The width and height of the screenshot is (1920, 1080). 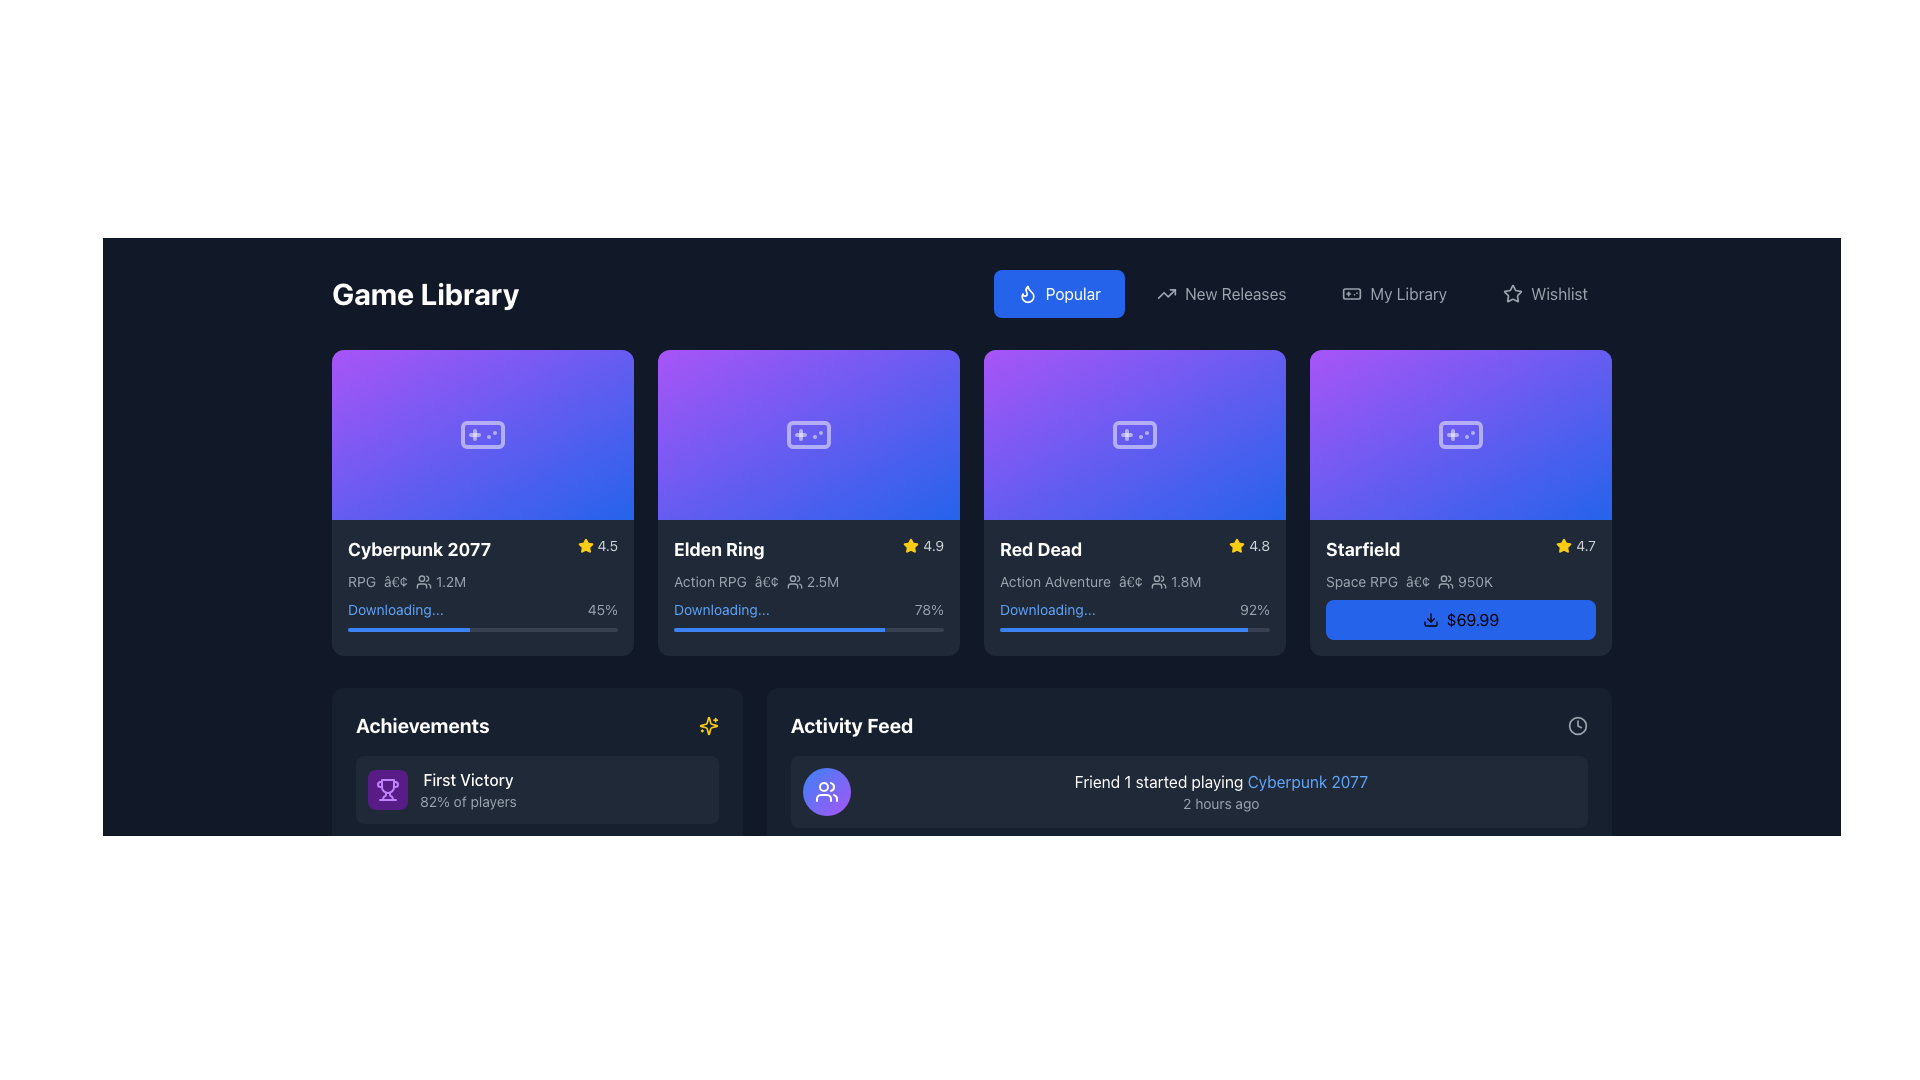 I want to click on the decorative graphical element located at the center of the game controller icon in the second card from the right in the top row of the 'Game Library' section, so click(x=1134, y=433).